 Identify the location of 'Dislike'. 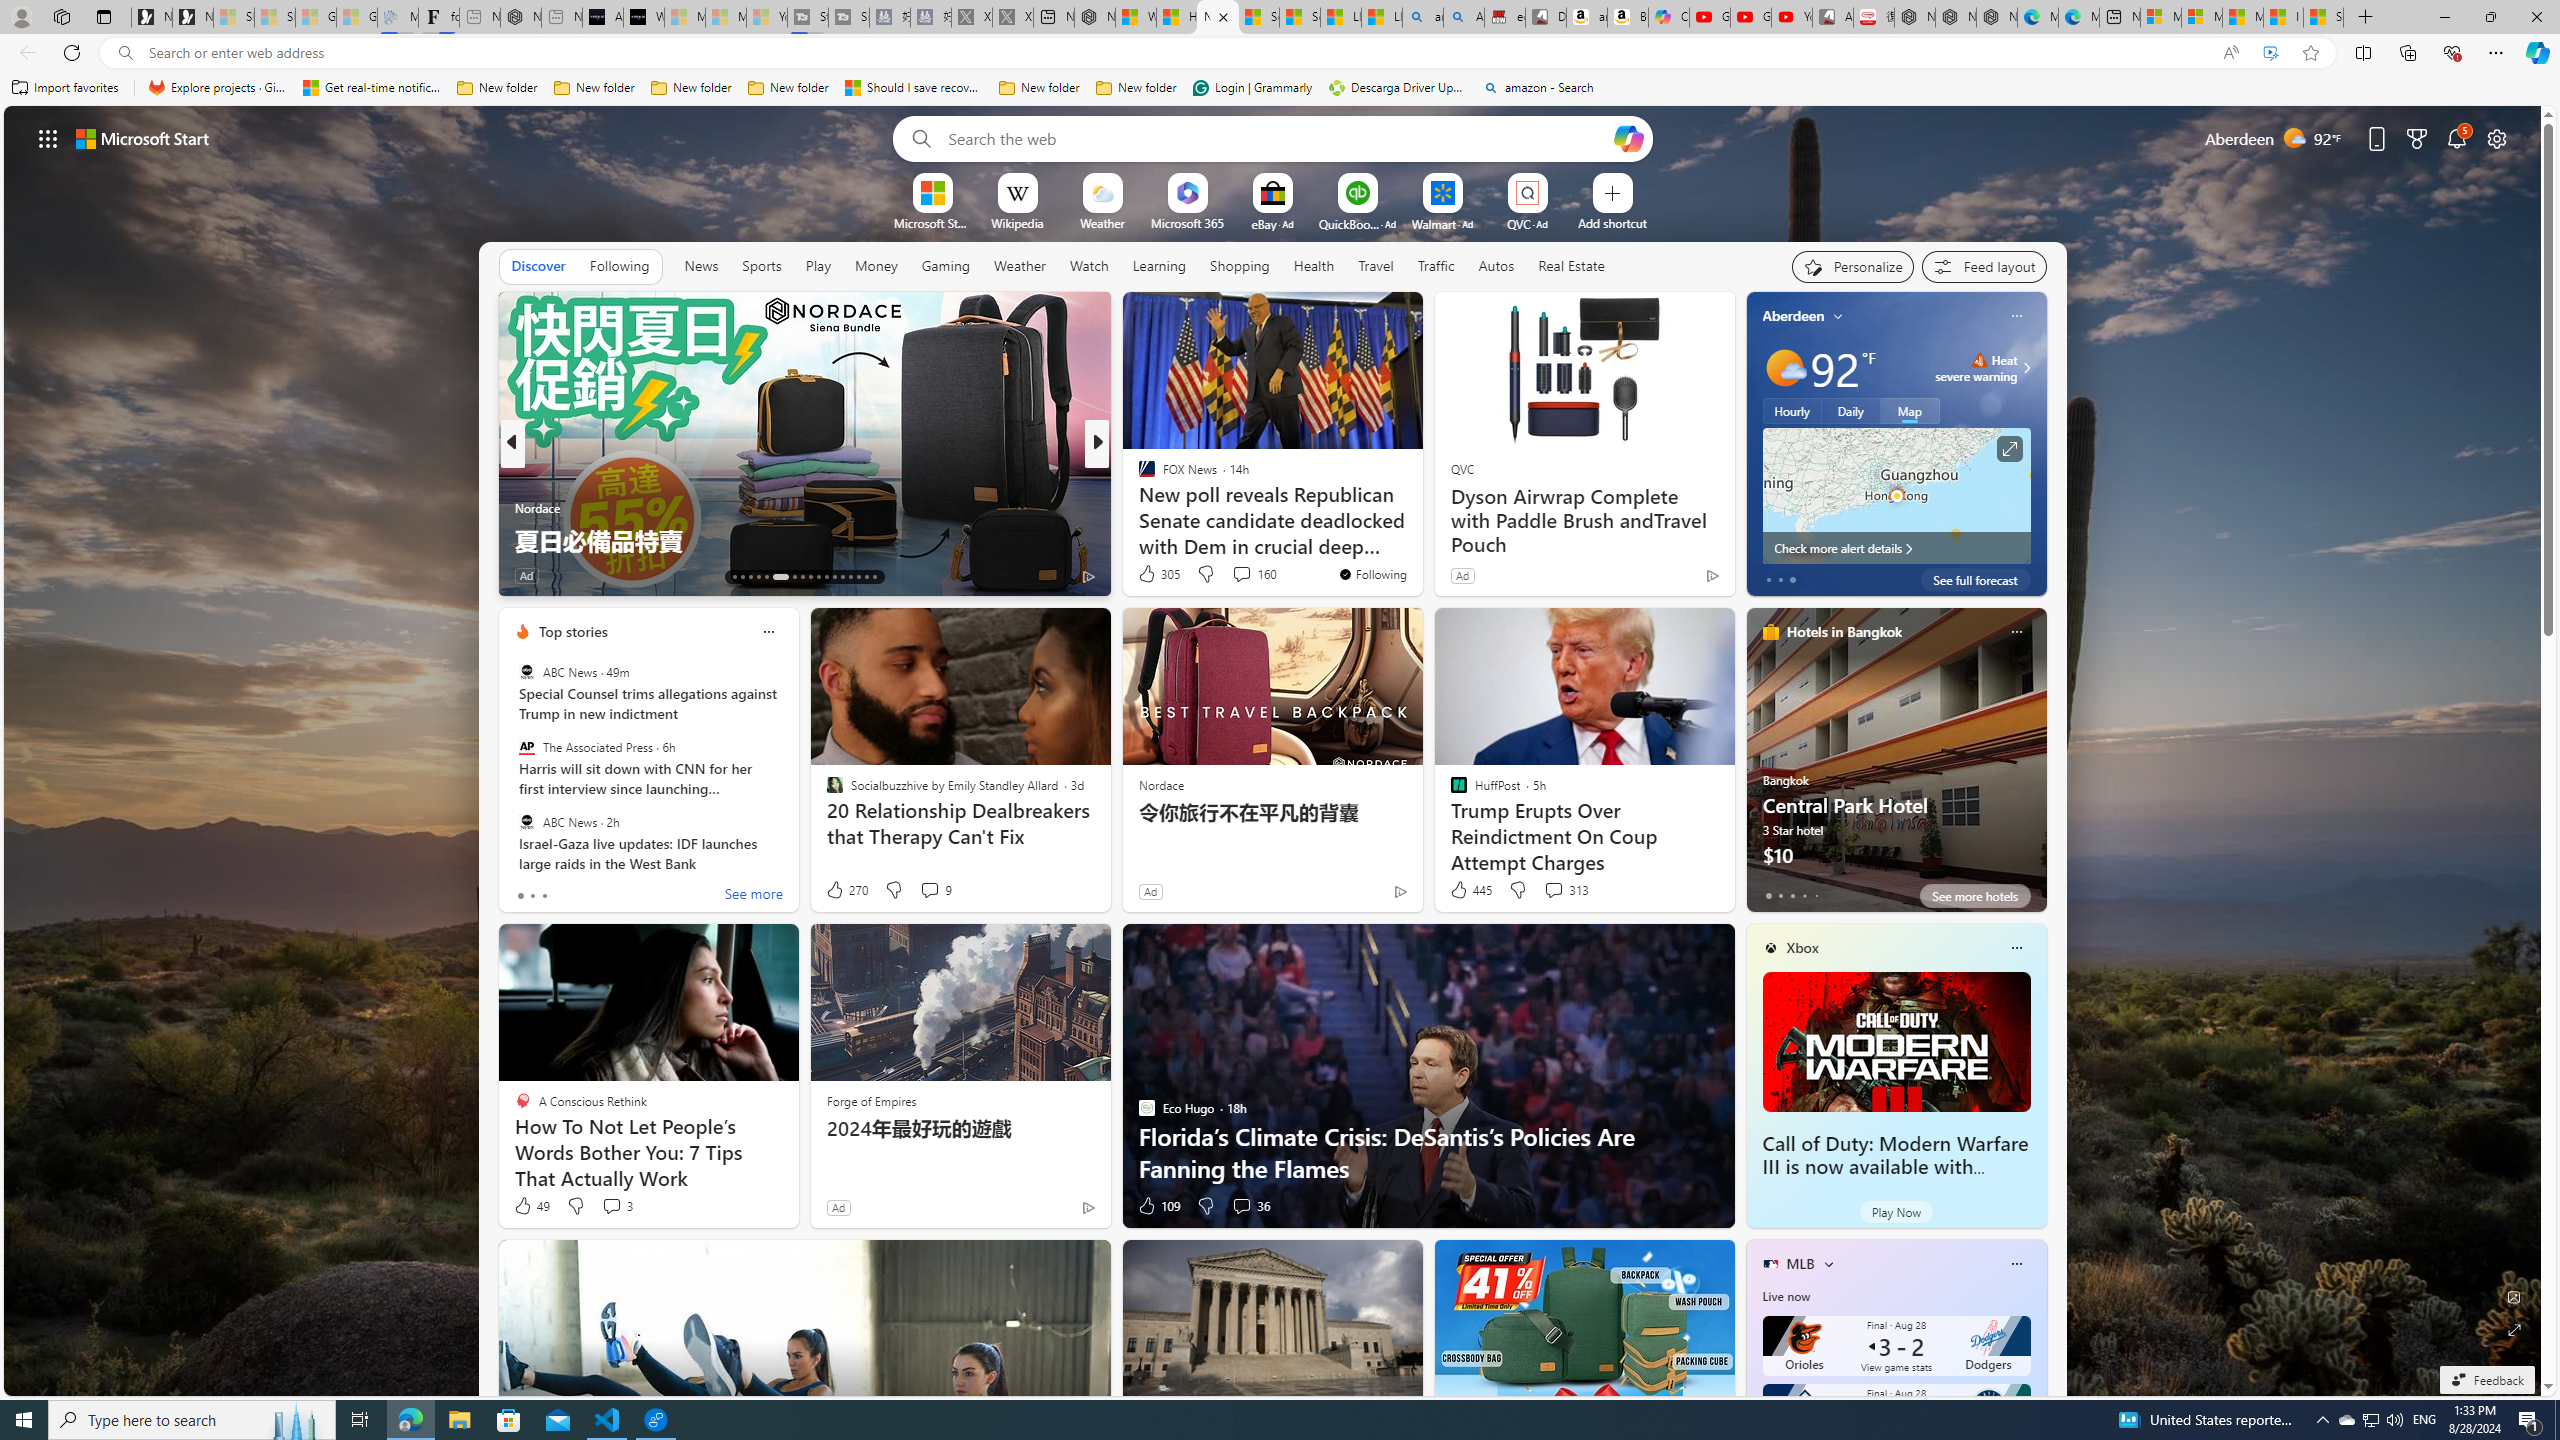
(1204, 1206).